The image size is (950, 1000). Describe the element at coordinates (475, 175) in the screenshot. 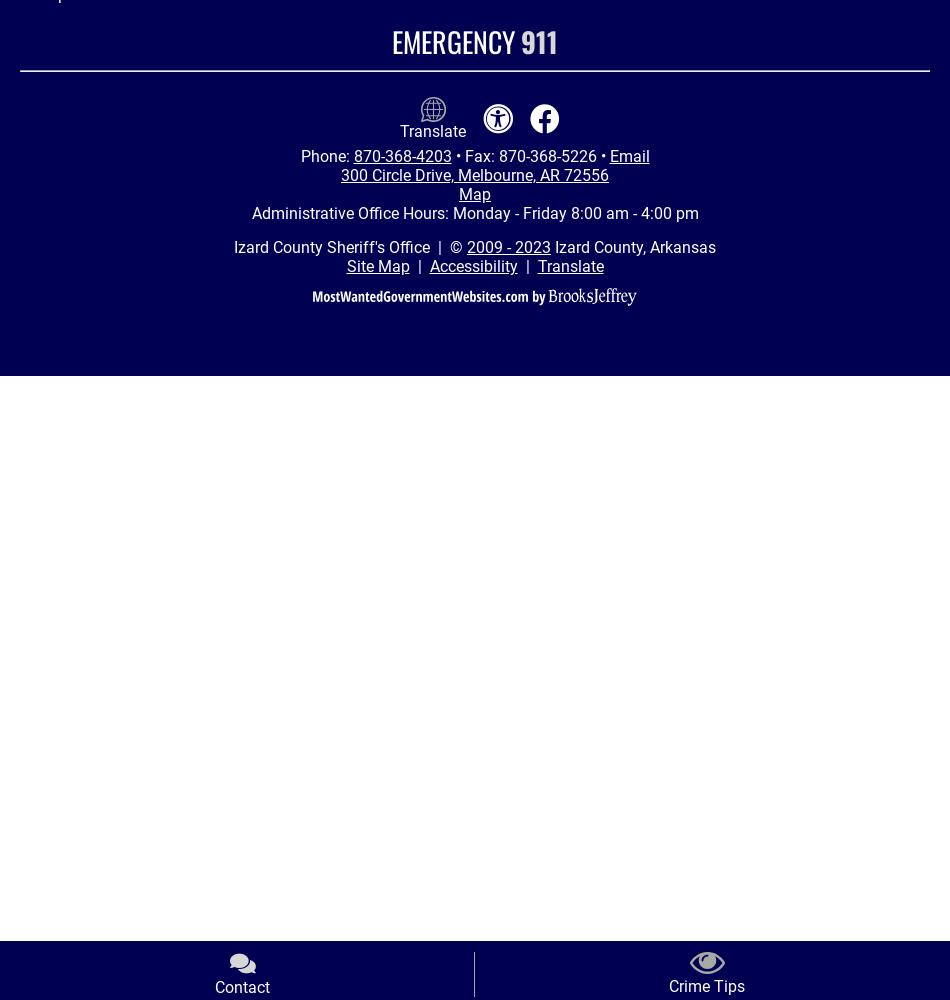

I see `'300 Circle Drive, Melbourne, AR 72556'` at that location.